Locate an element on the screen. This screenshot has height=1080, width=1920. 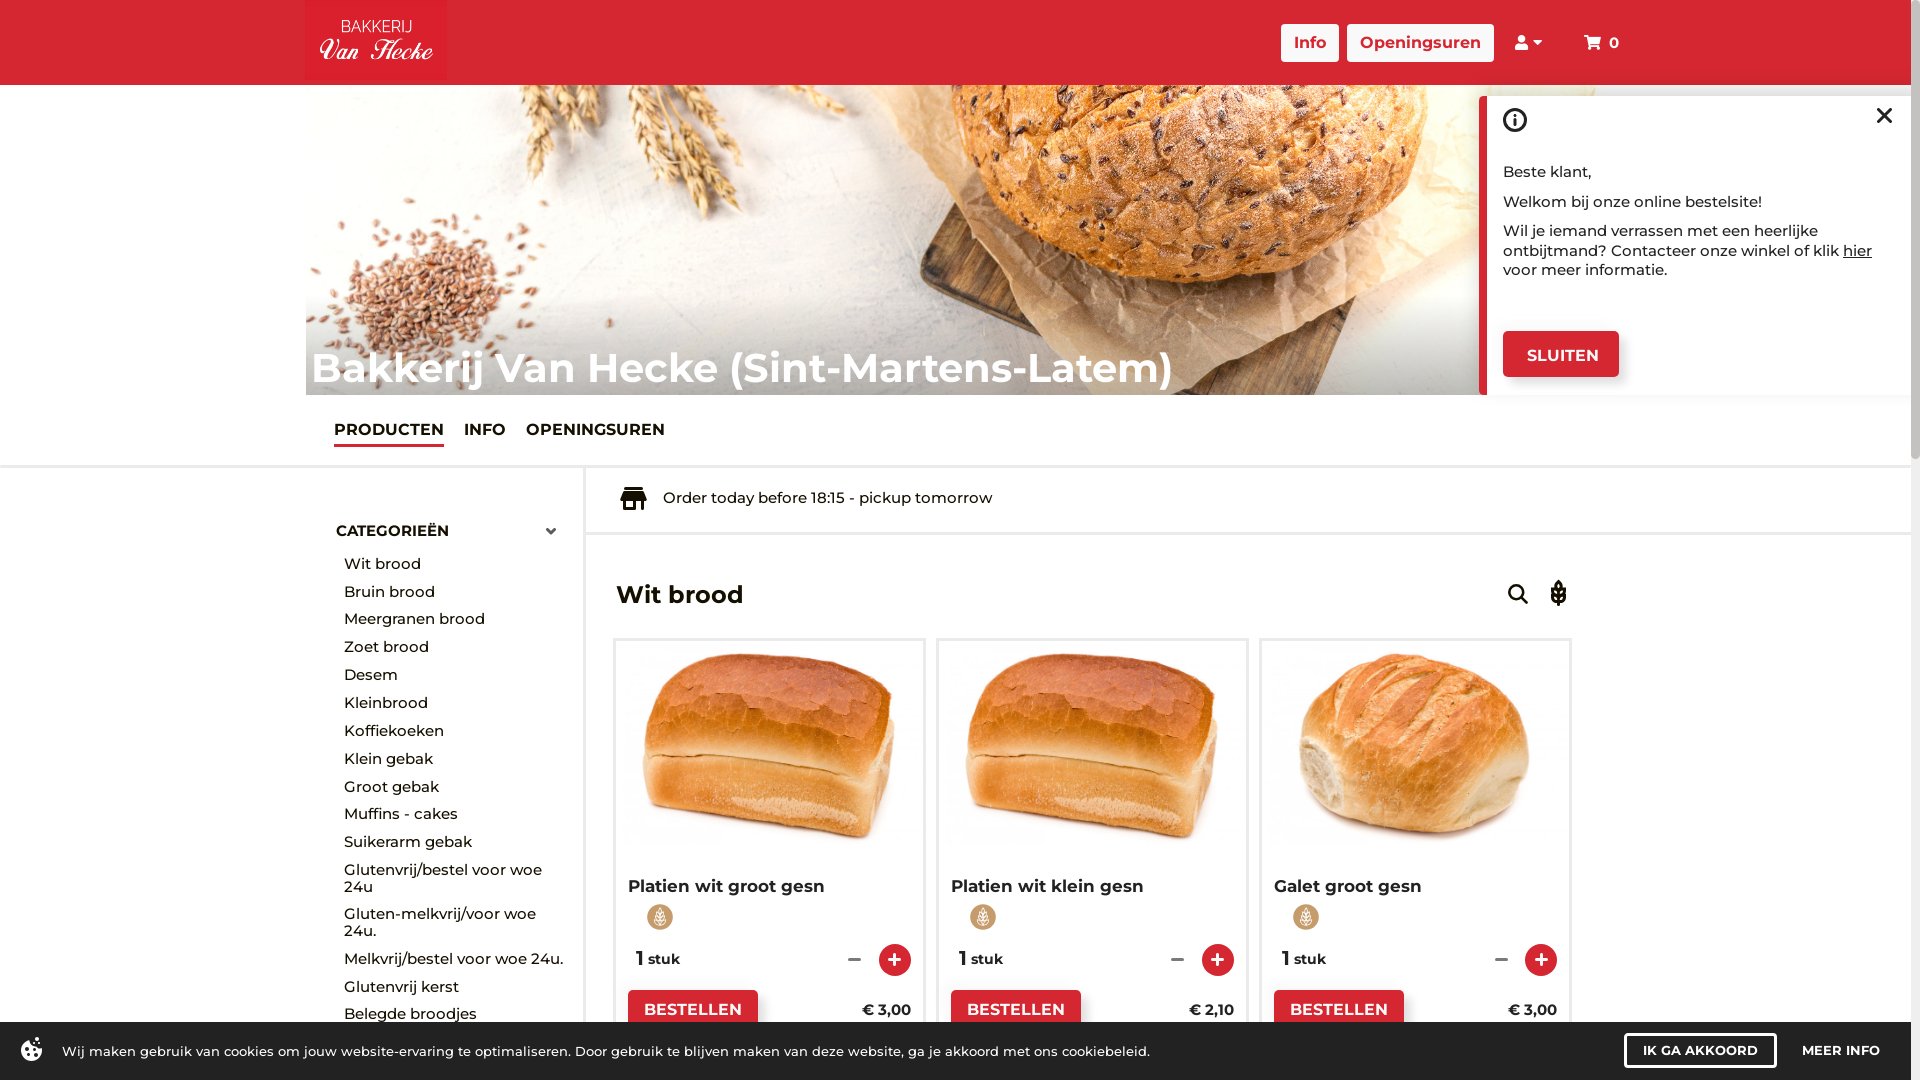
'Kleinbrood' is located at coordinates (456, 701).